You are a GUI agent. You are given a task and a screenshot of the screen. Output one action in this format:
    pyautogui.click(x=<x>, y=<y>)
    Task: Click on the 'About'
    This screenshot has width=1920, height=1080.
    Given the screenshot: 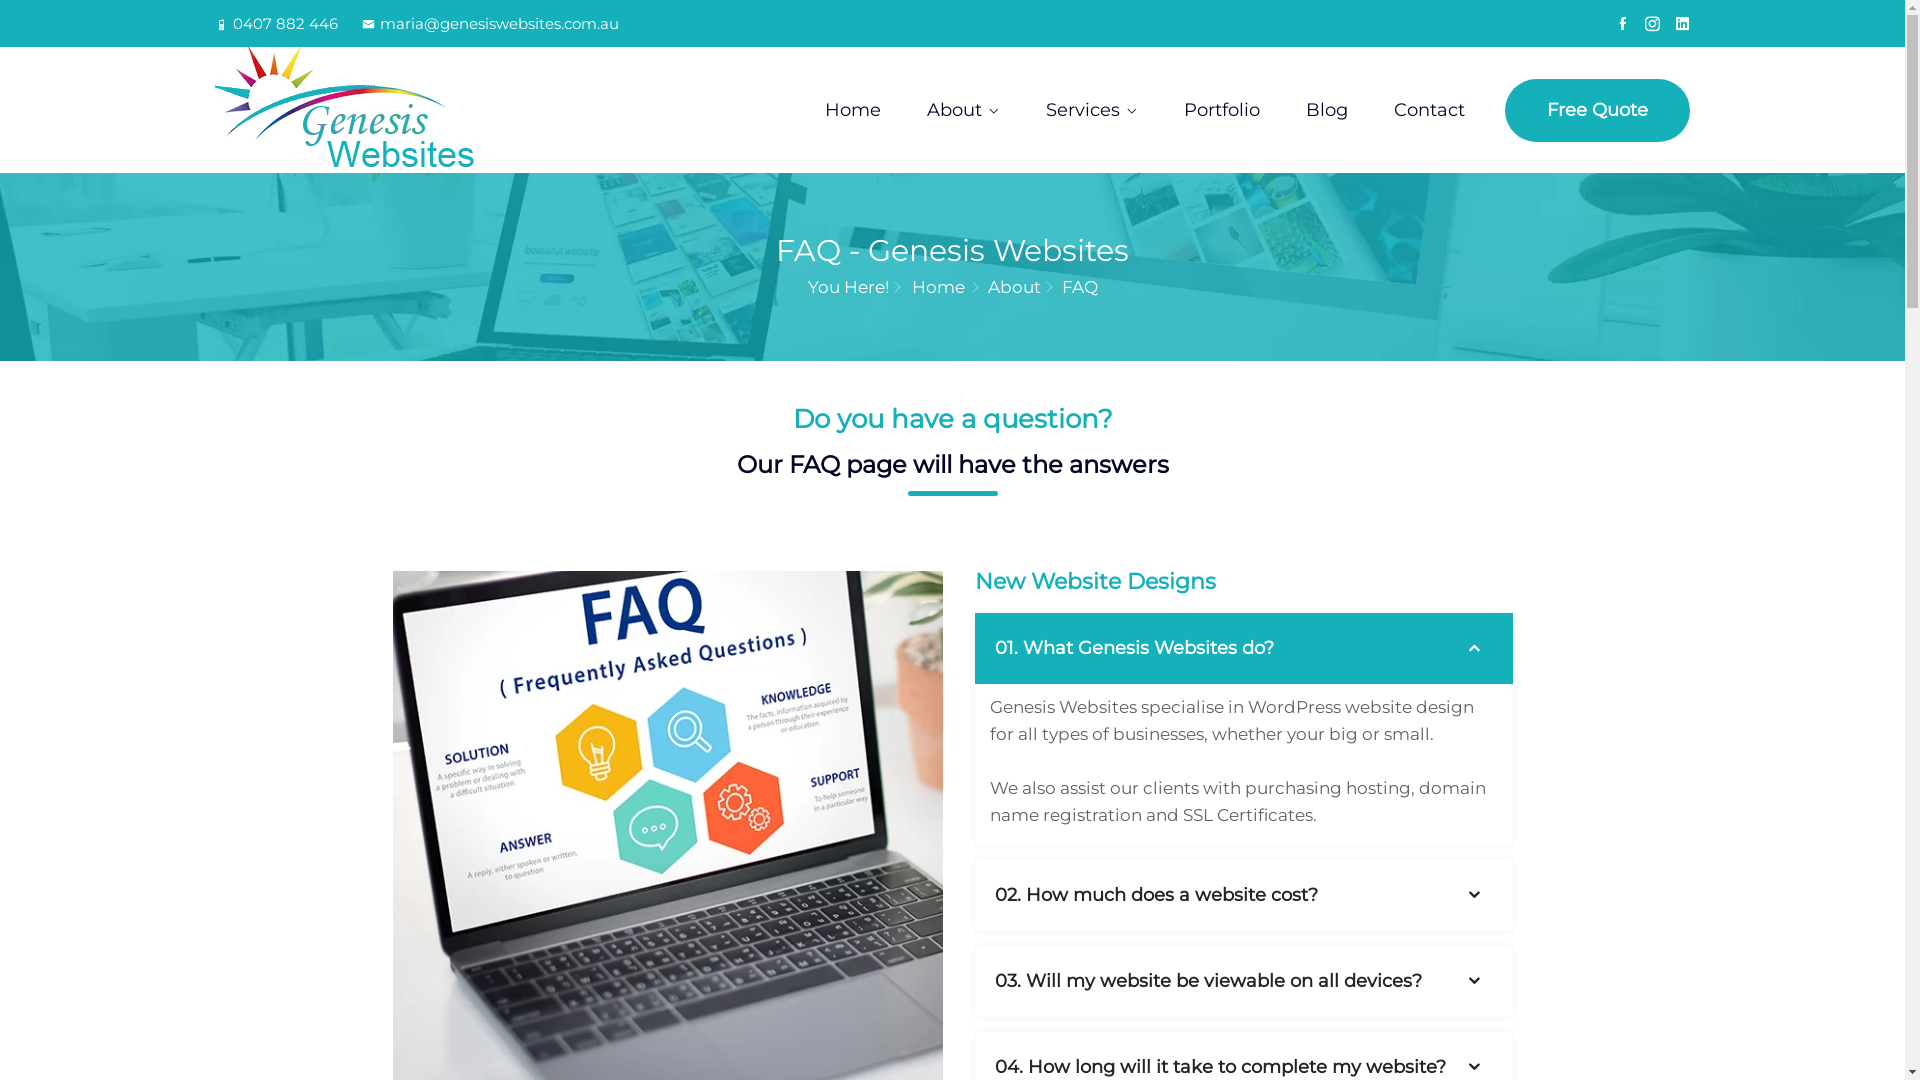 What is the action you would take?
    pyautogui.click(x=988, y=286)
    